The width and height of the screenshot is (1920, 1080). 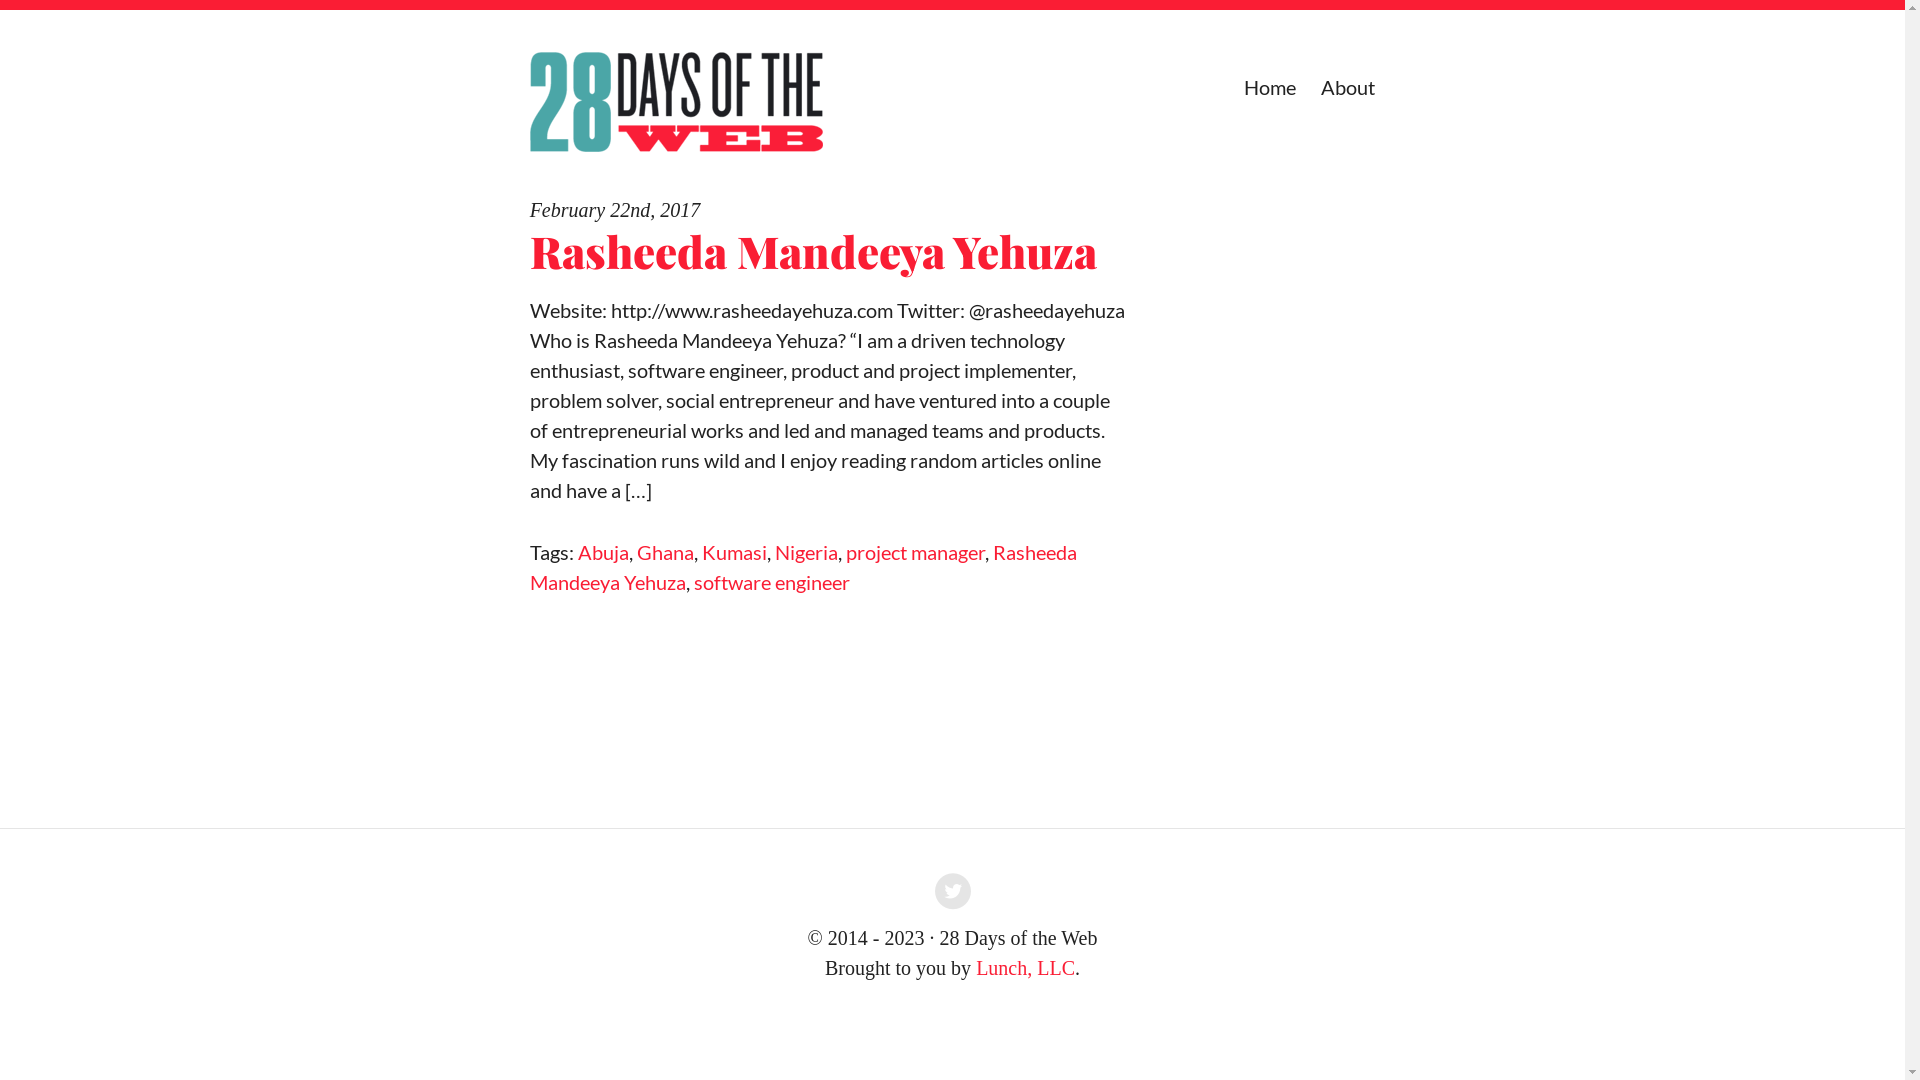 What do you see at coordinates (529, 249) in the screenshot?
I see `'Rasheeda Mandeeya Yehuza'` at bounding box center [529, 249].